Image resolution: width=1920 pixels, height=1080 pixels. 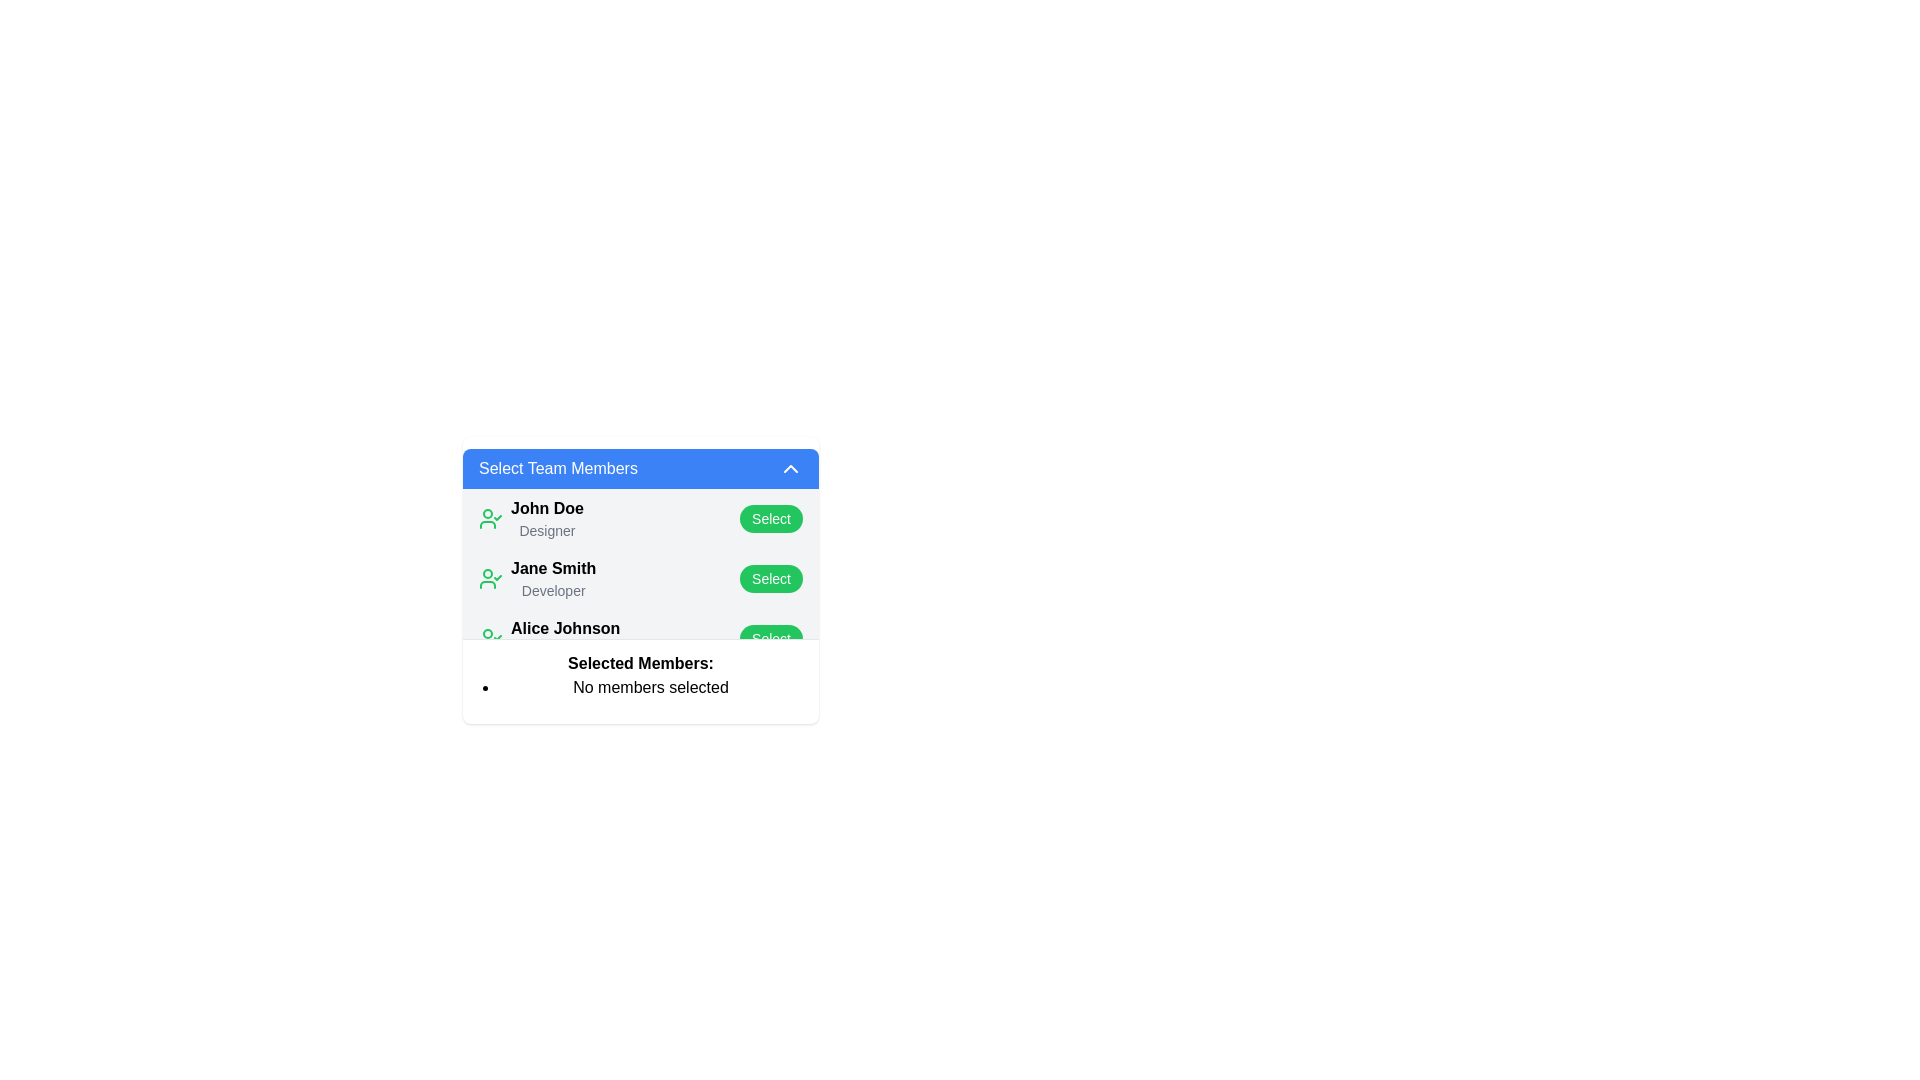 I want to click on the list item representing Alice Johnson, the Project Manager, within the 'Select Team Members' dropdown menu, so click(x=549, y=639).